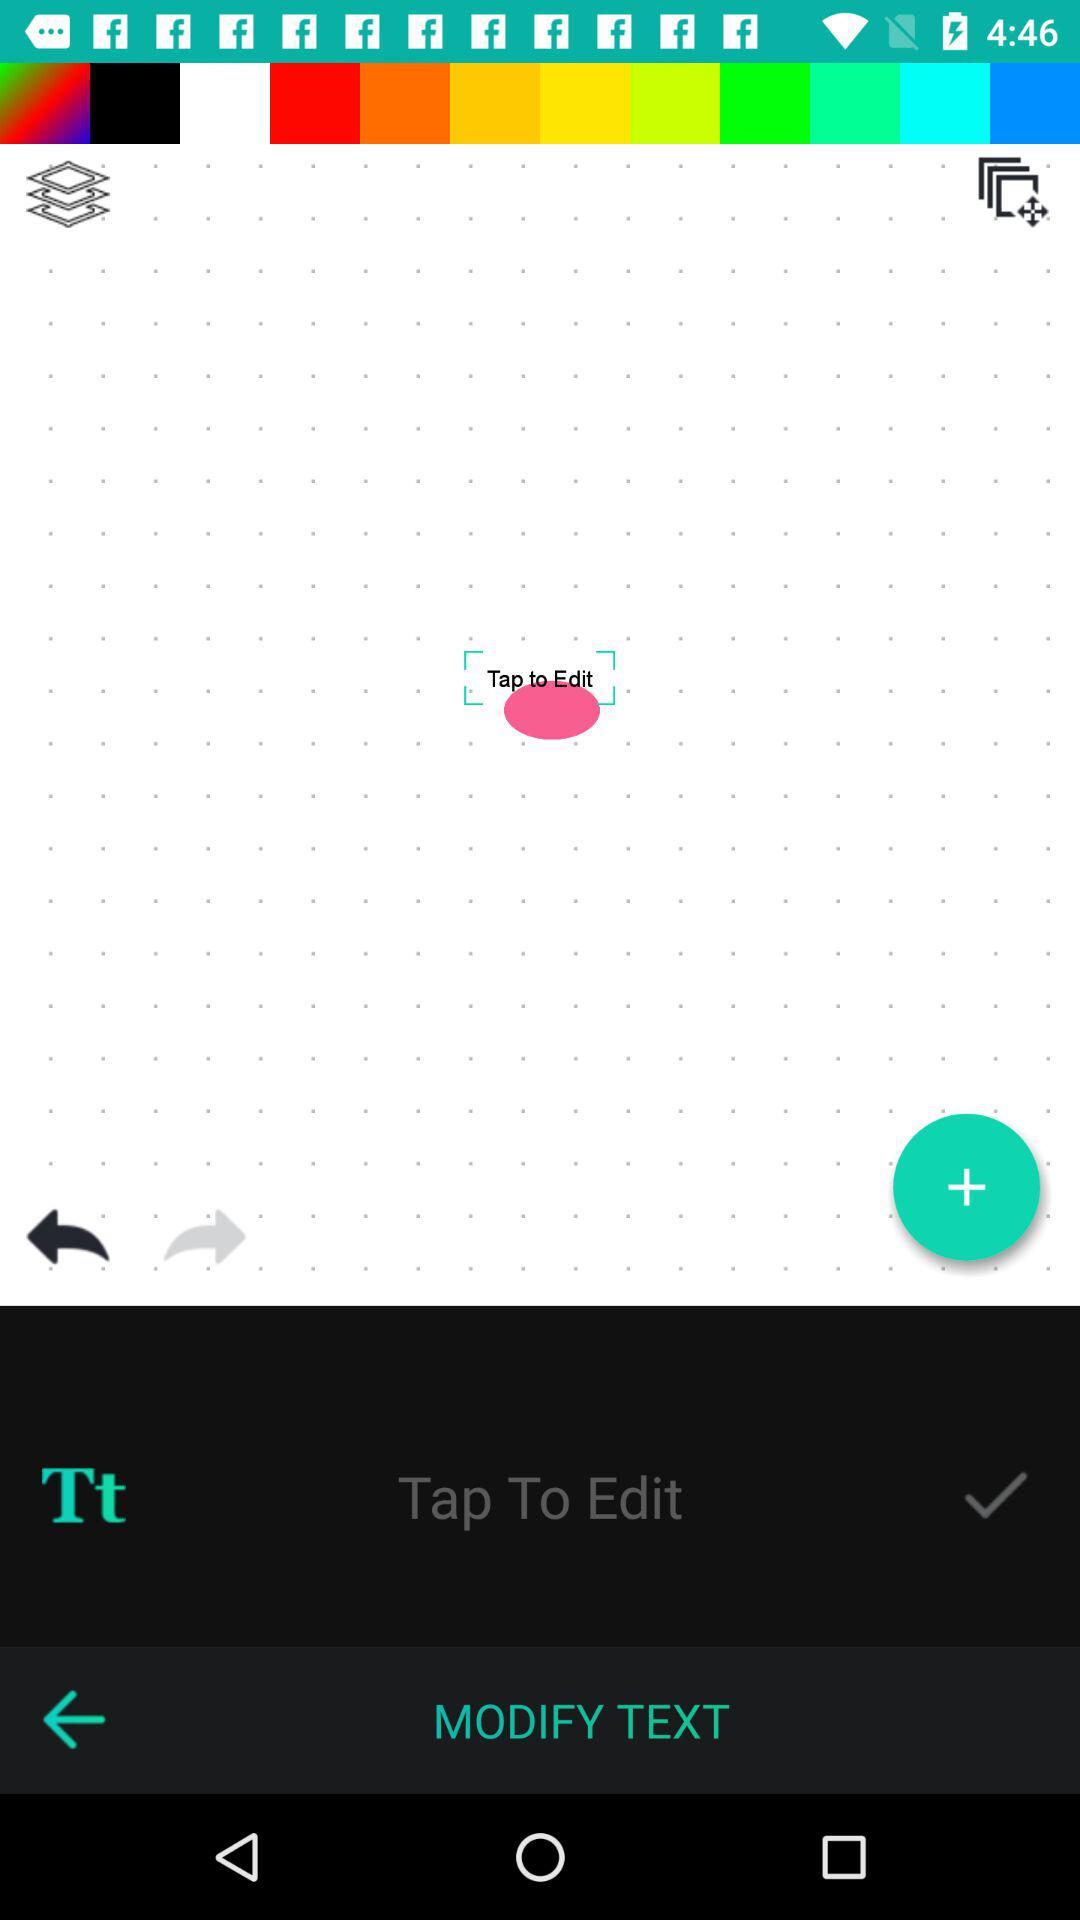 The image size is (1080, 1920). I want to click on the icon which is below blue colour box, so click(1014, 192).